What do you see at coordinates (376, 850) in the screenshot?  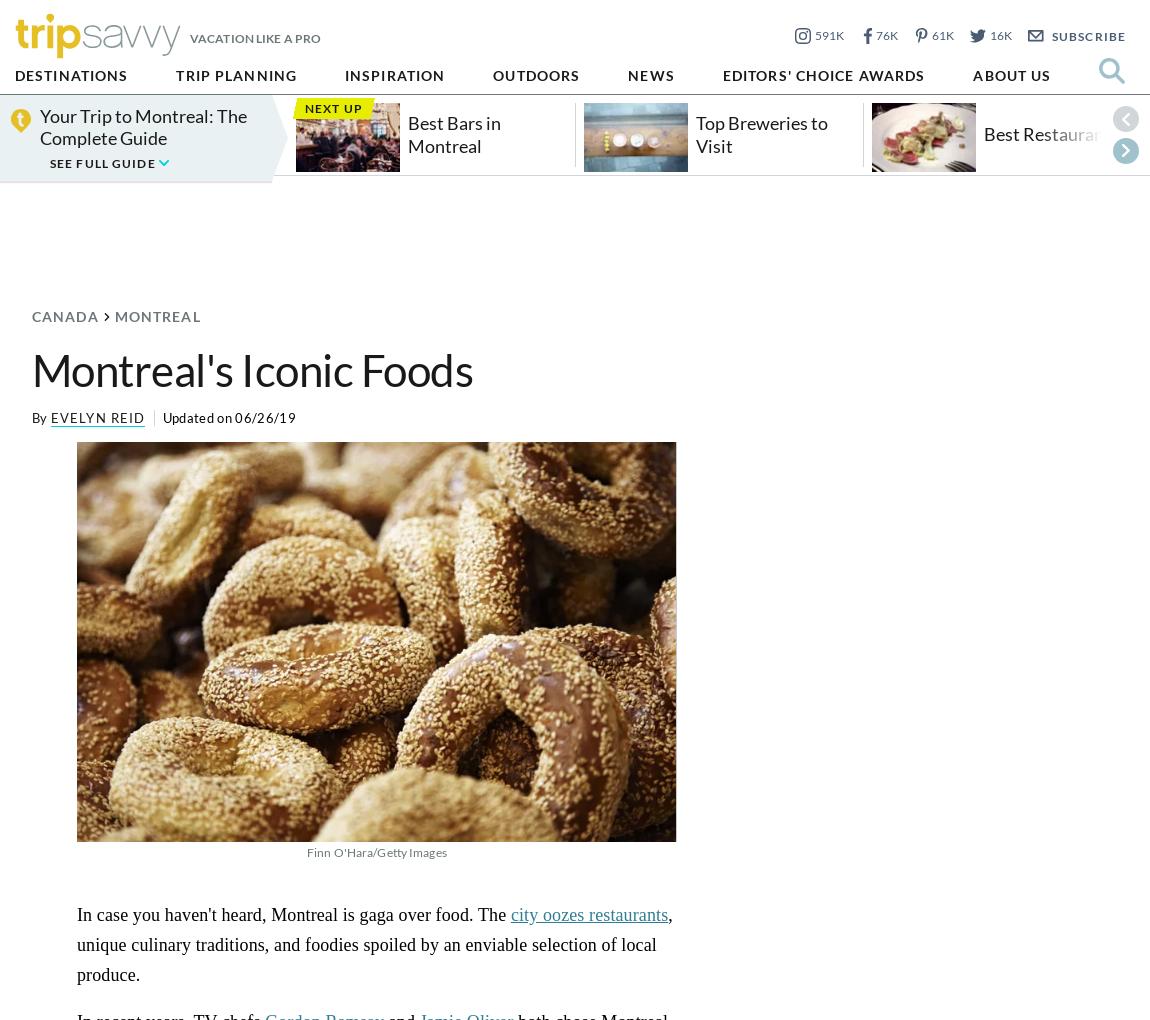 I see `'Finn O'Hara/Getty Images'` at bounding box center [376, 850].